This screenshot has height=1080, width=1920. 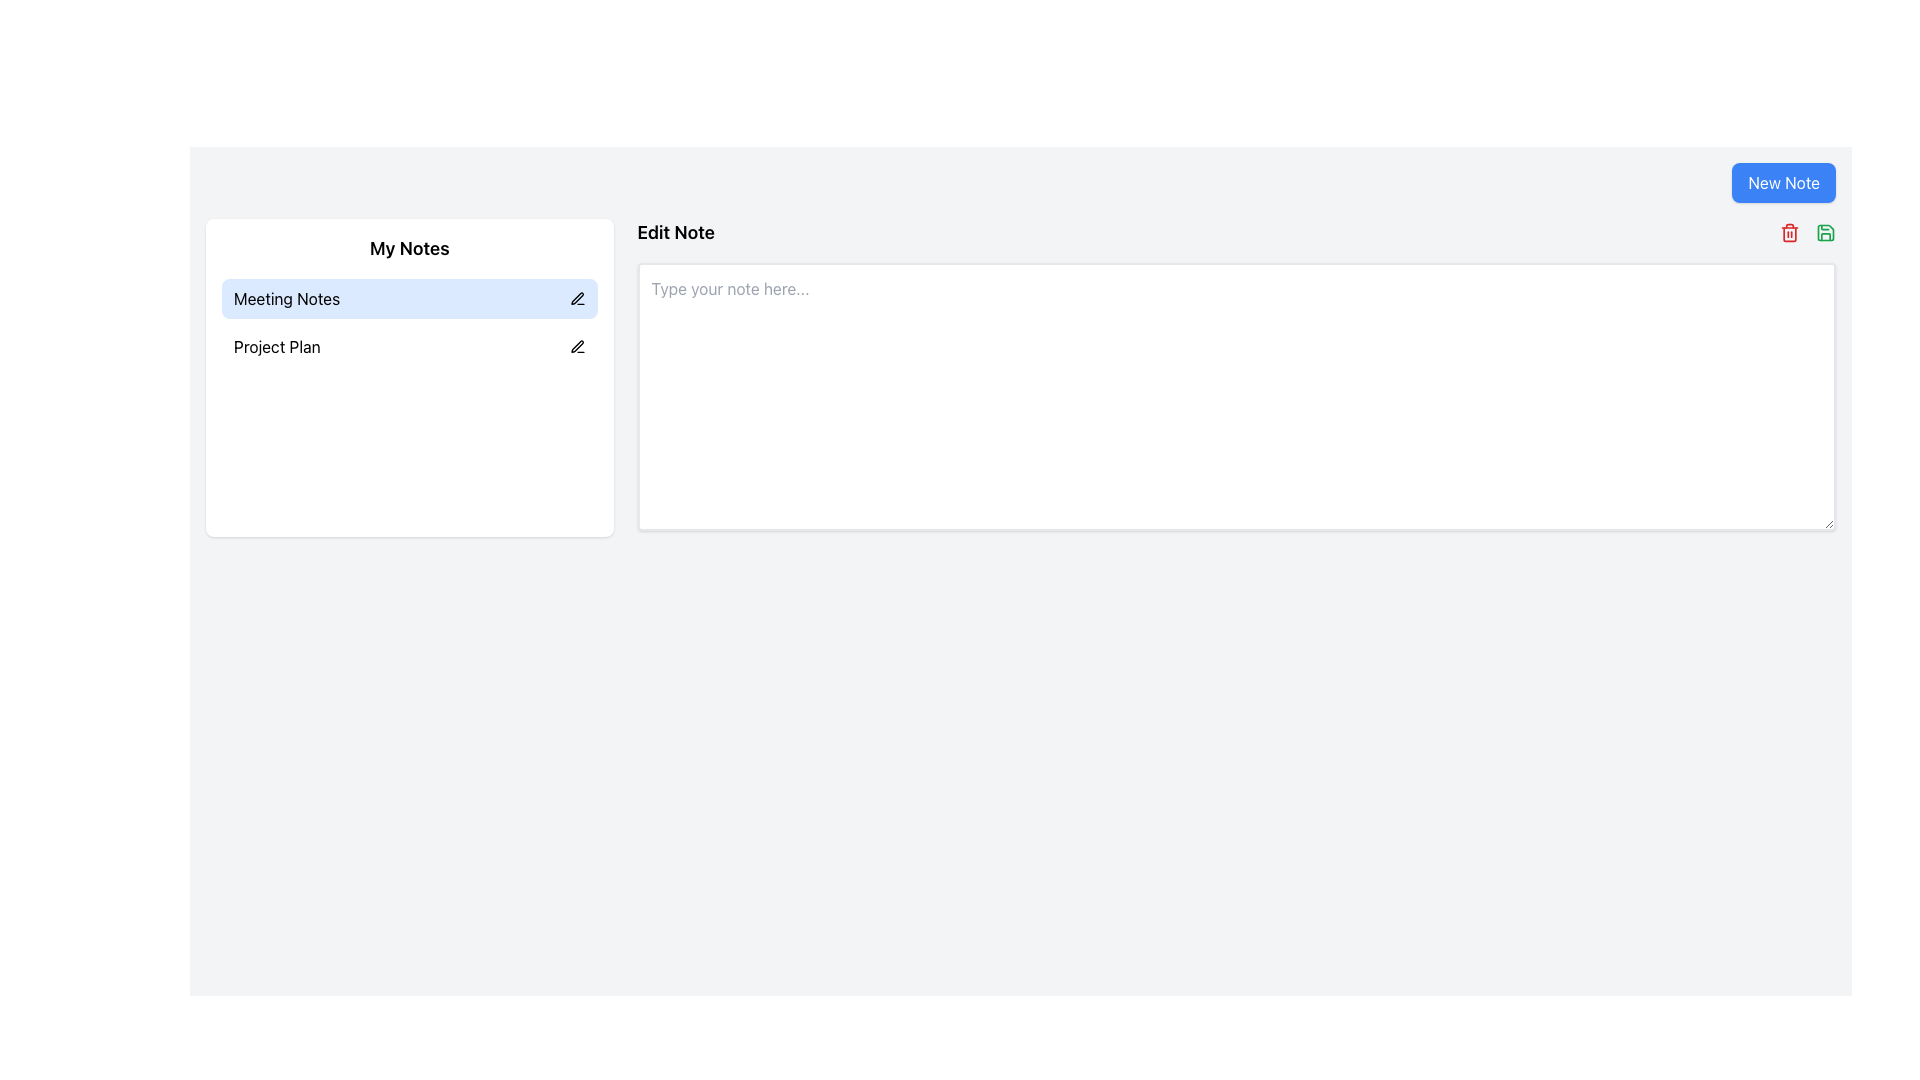 What do you see at coordinates (576, 346) in the screenshot?
I see `the pen-shaped icon located to the far-right side of the 'Project Plan' row in the 'My Notes' section to initiate an edit action` at bounding box center [576, 346].